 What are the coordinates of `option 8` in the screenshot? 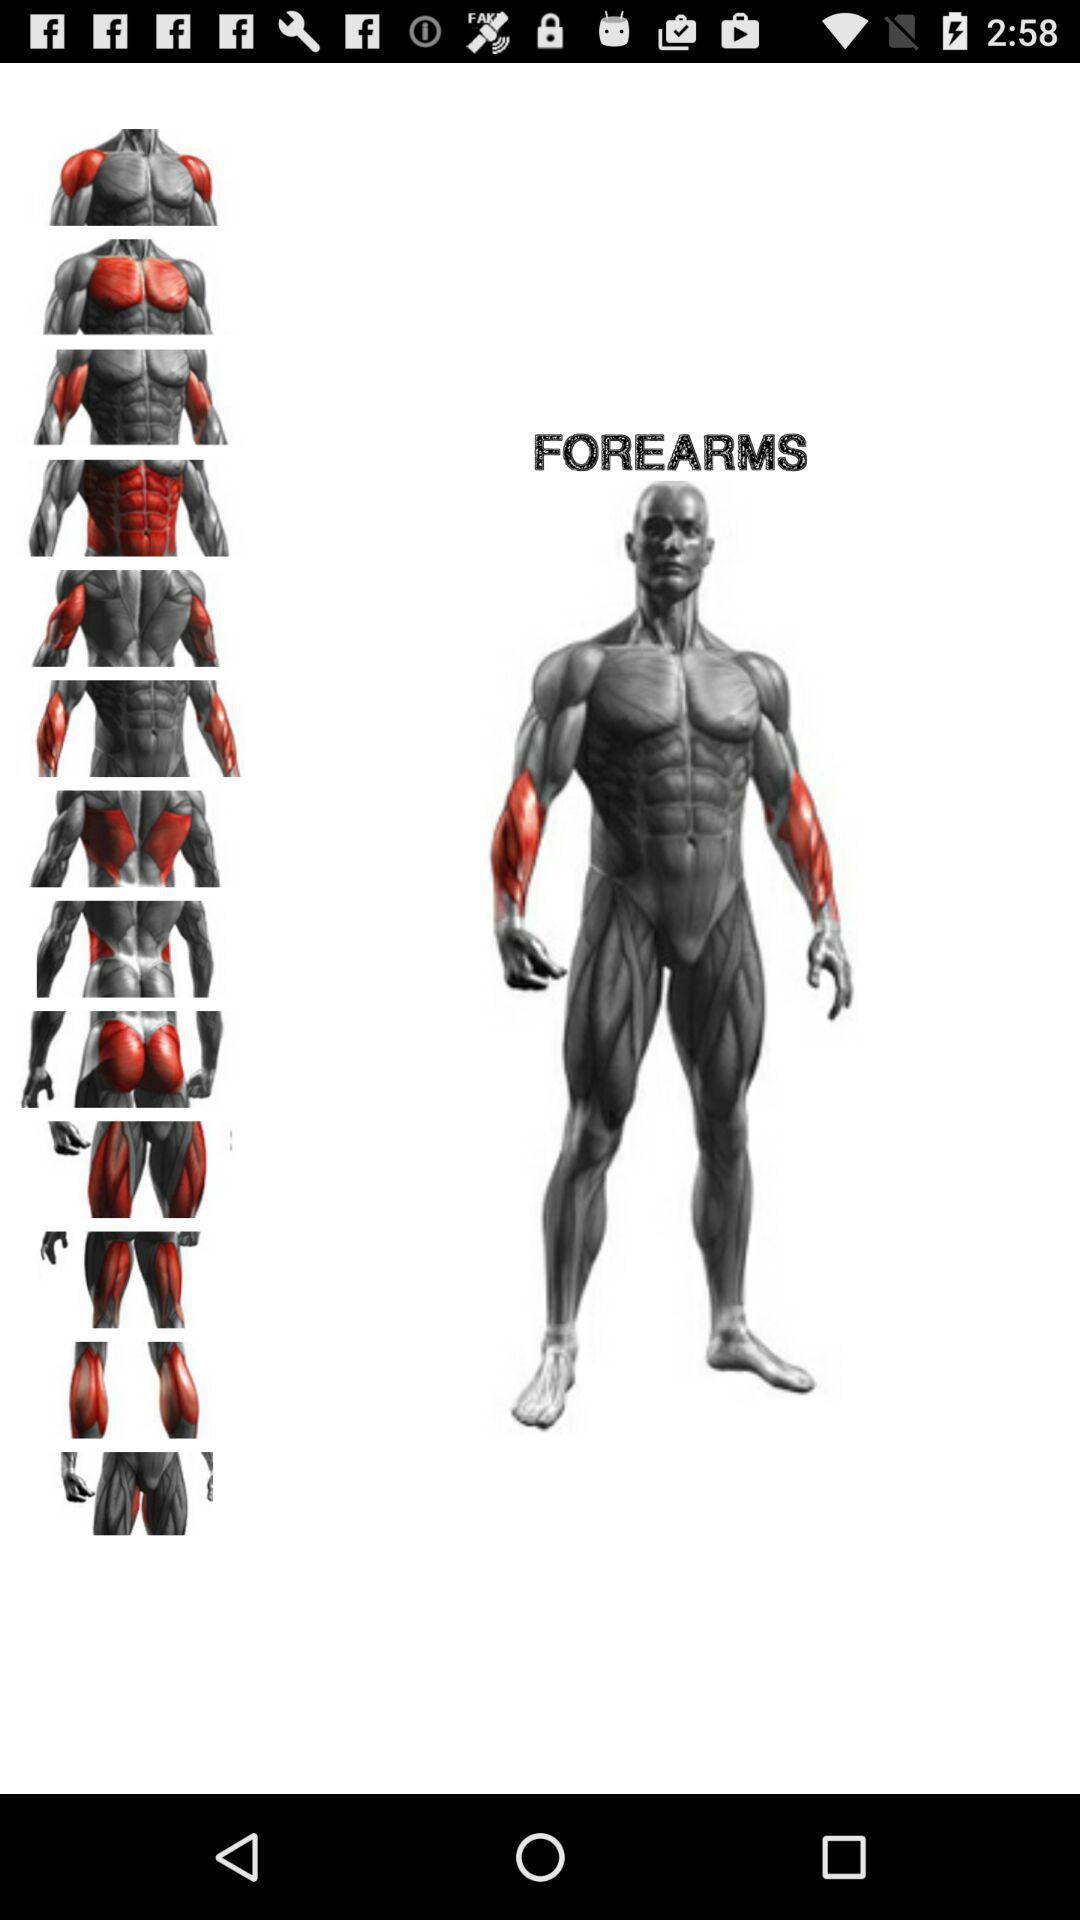 It's located at (131, 941).